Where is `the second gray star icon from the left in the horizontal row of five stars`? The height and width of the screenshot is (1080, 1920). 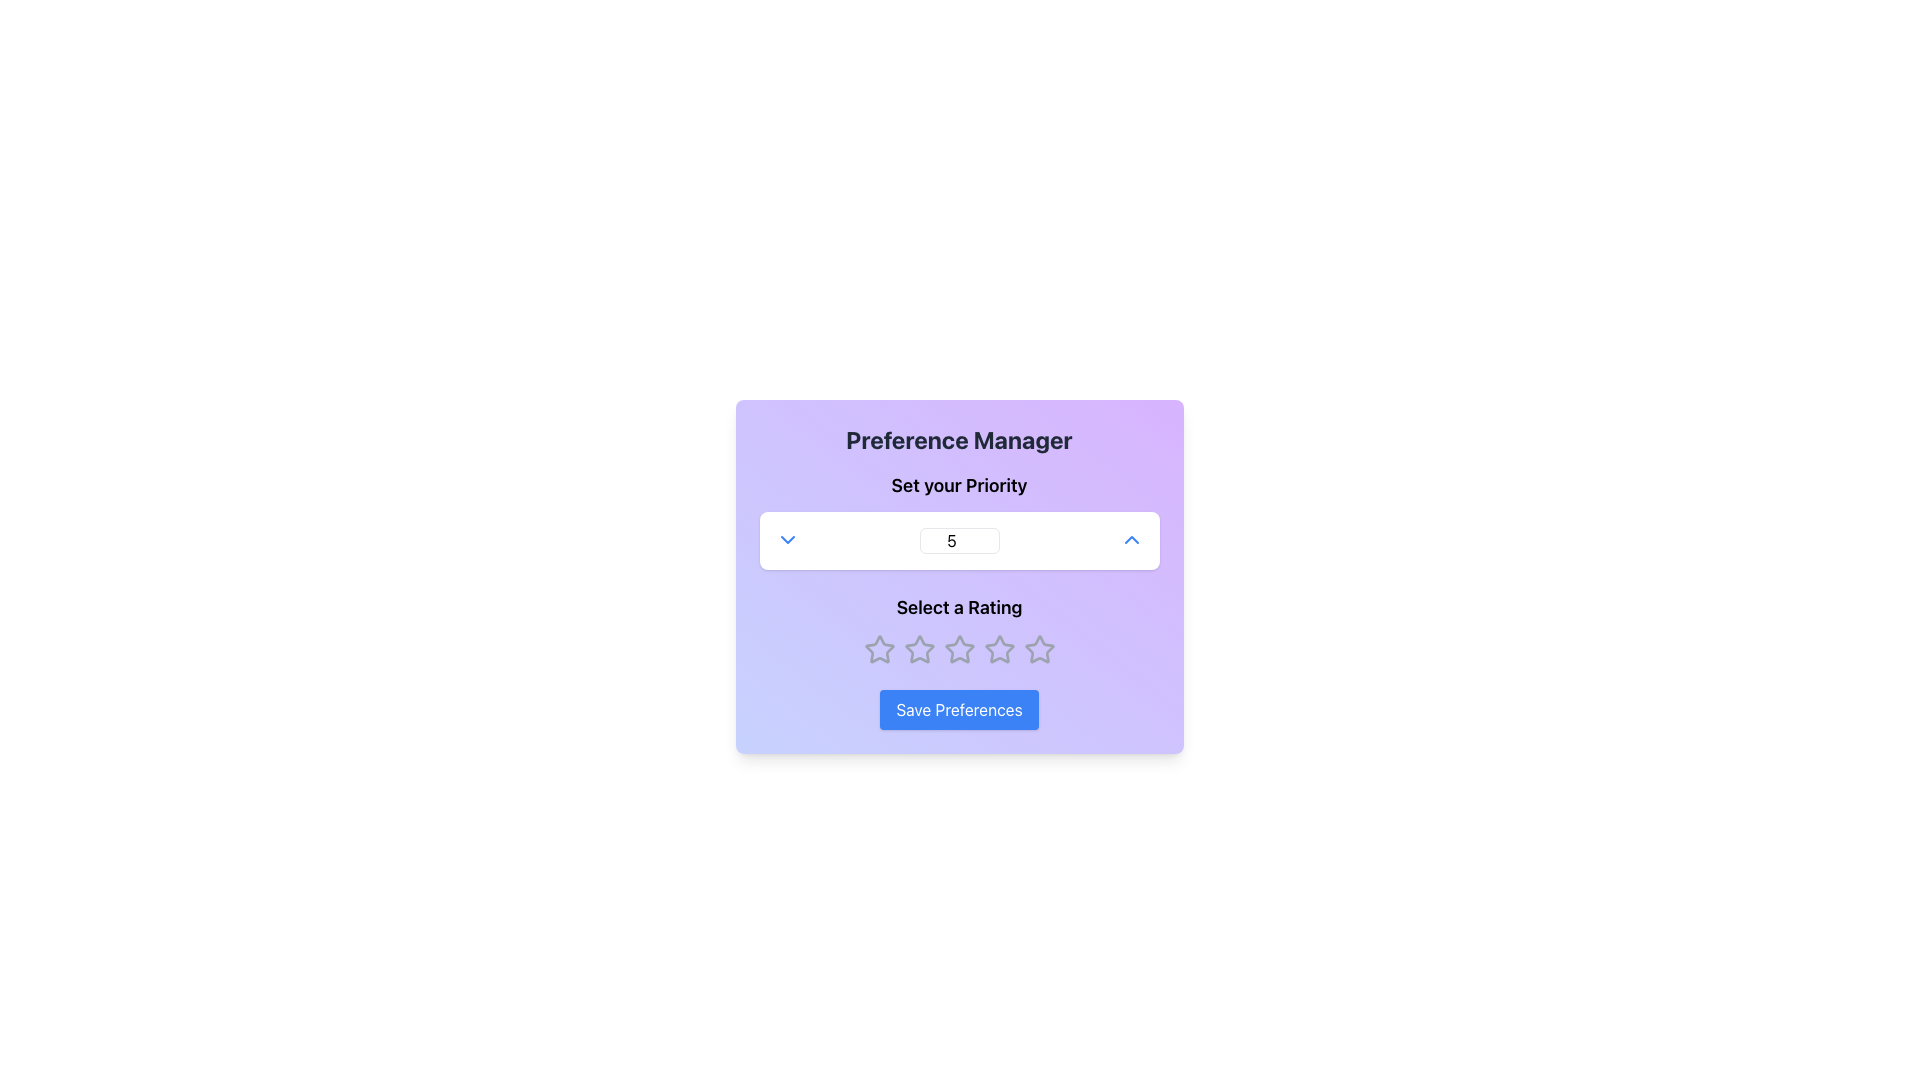
the second gray star icon from the left in the horizontal row of five stars is located at coordinates (917, 648).